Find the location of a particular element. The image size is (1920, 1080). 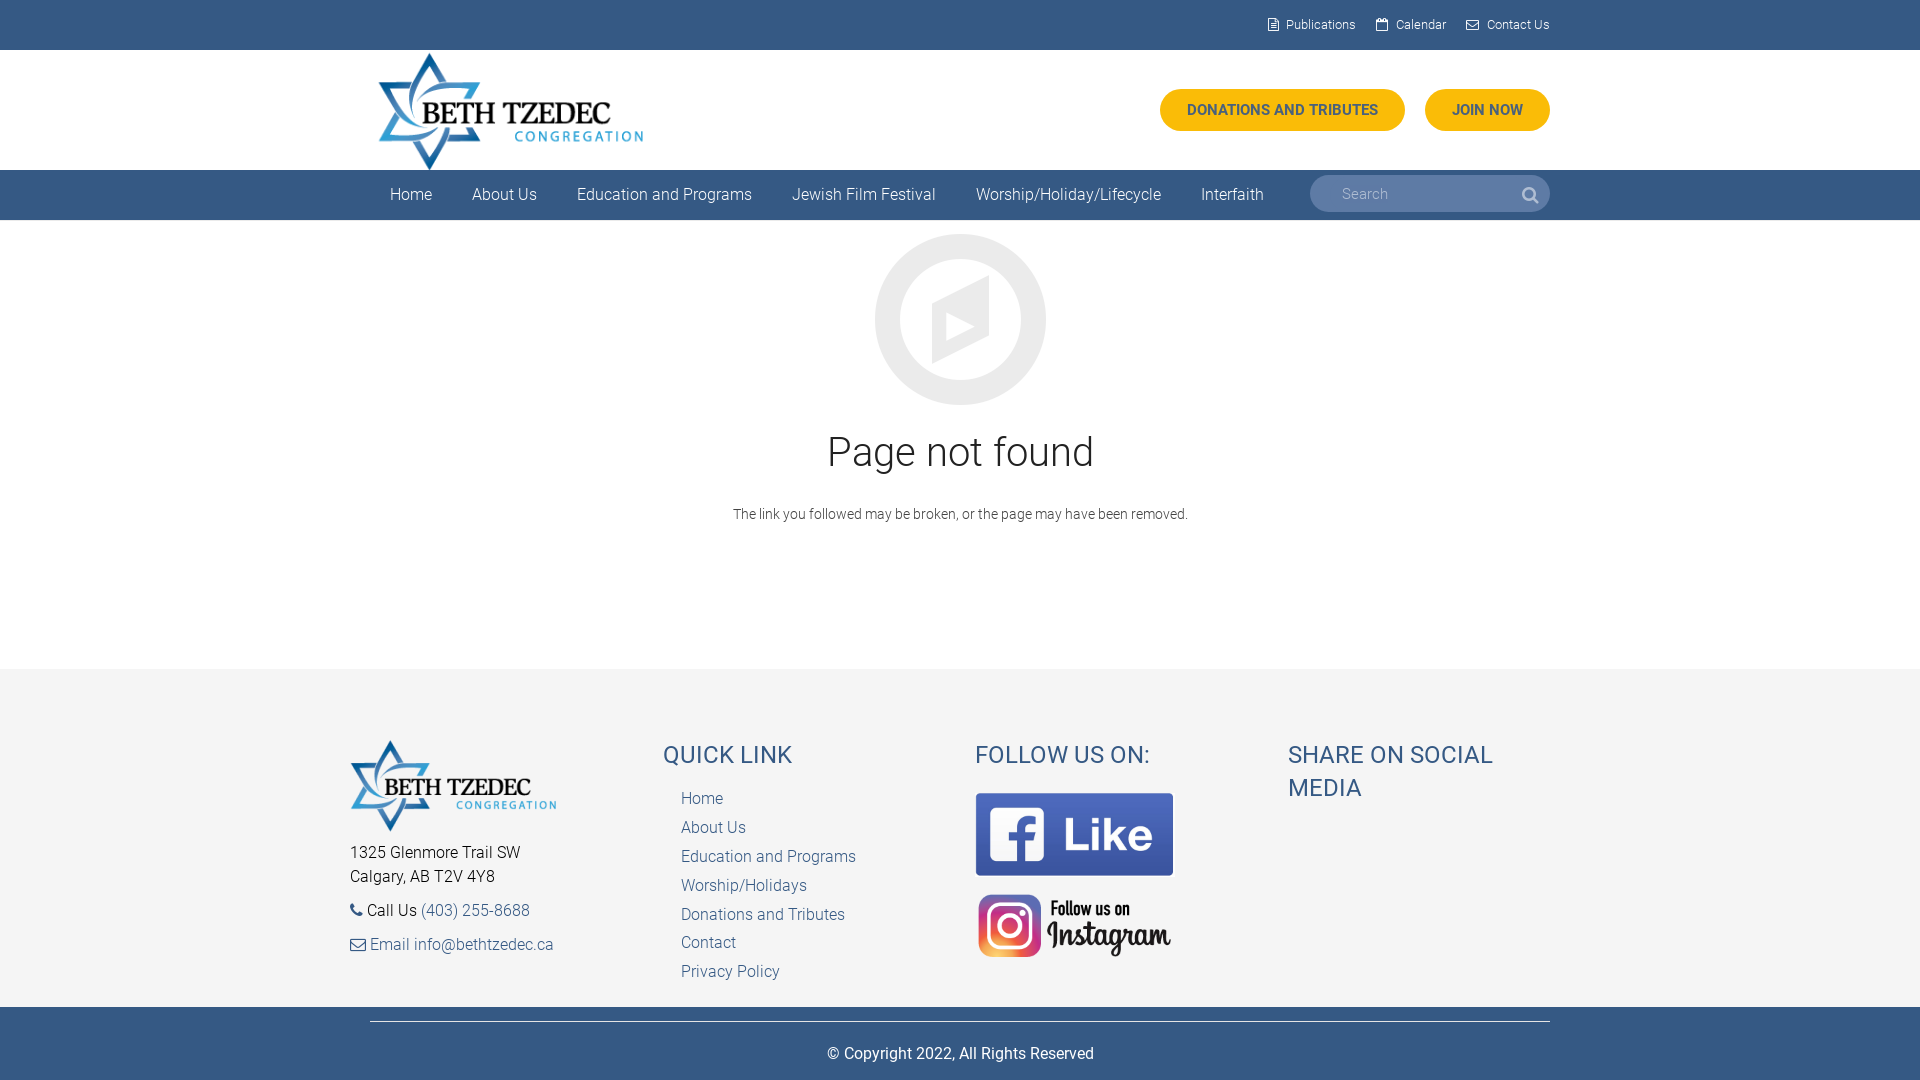

'JOIN NOW' is located at coordinates (1487, 110).